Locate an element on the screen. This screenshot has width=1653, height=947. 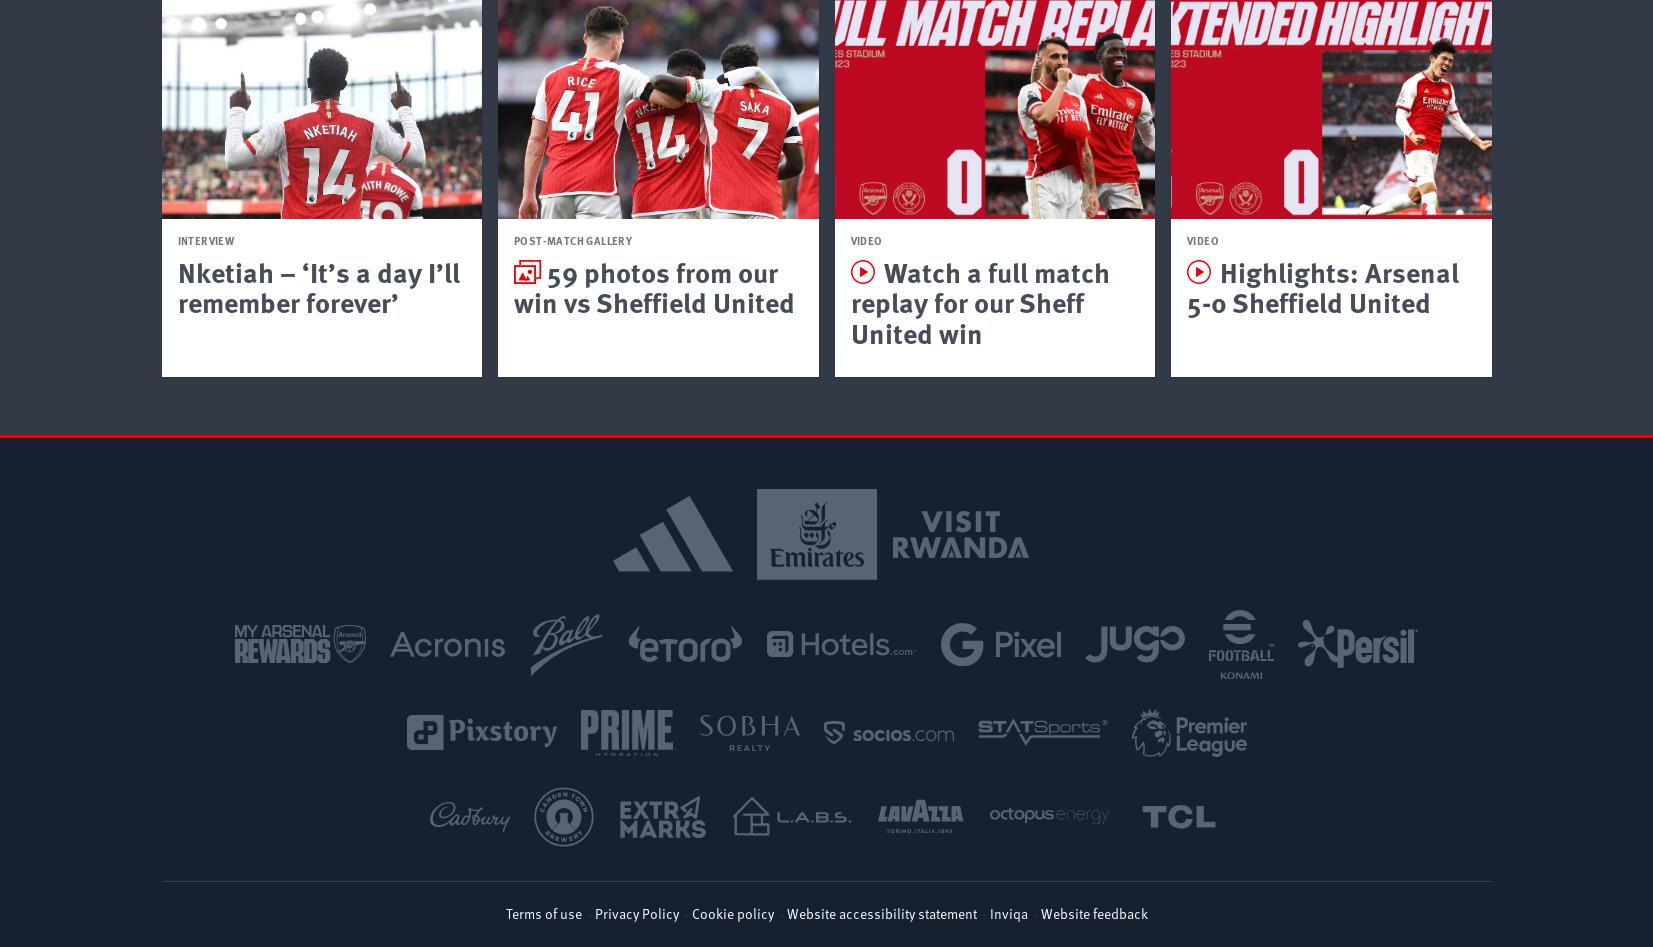
'Watch a full match replay for our Sheff United win' is located at coordinates (979, 300).